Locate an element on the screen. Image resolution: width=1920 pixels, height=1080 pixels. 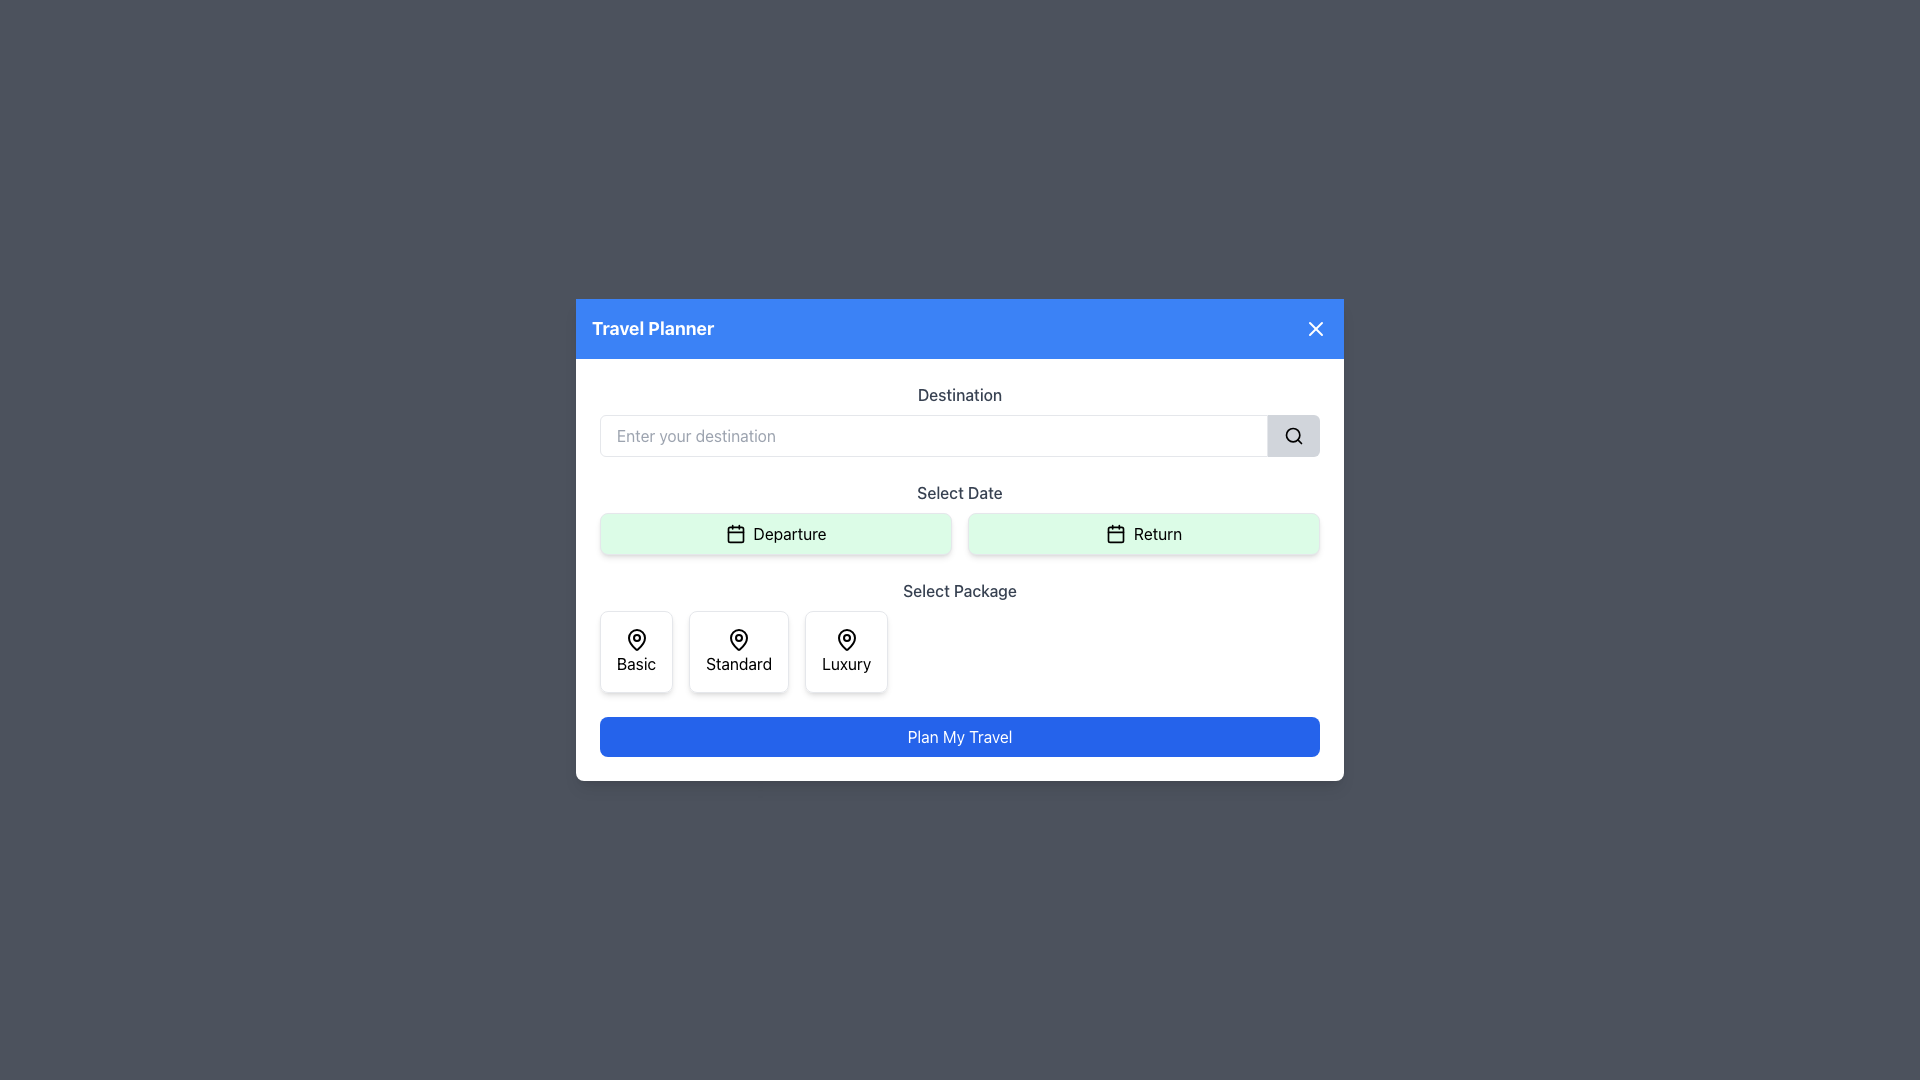
the leftmost Button-like card labeled 'Basic' in the 'Select Package' section is located at coordinates (635, 651).